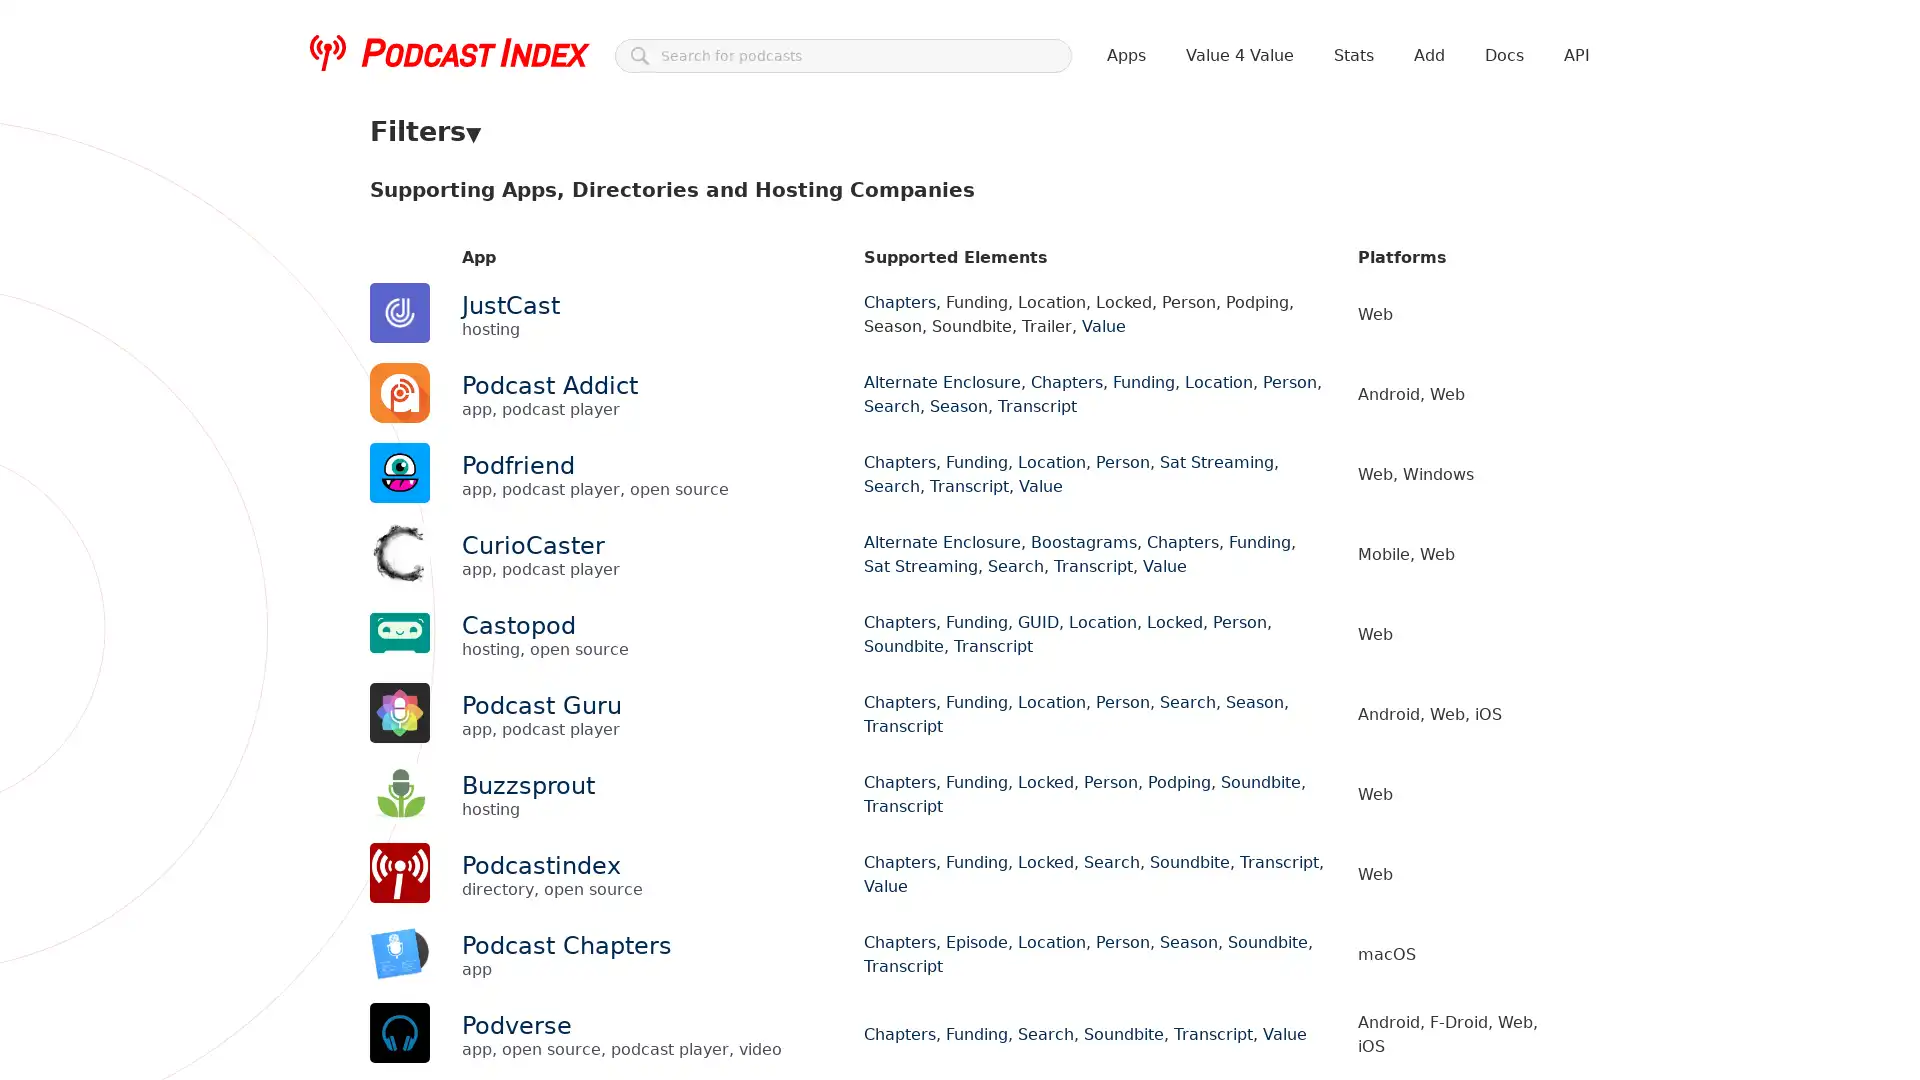 The width and height of the screenshot is (1920, 1080). What do you see at coordinates (448, 193) in the screenshot?
I see `App` at bounding box center [448, 193].